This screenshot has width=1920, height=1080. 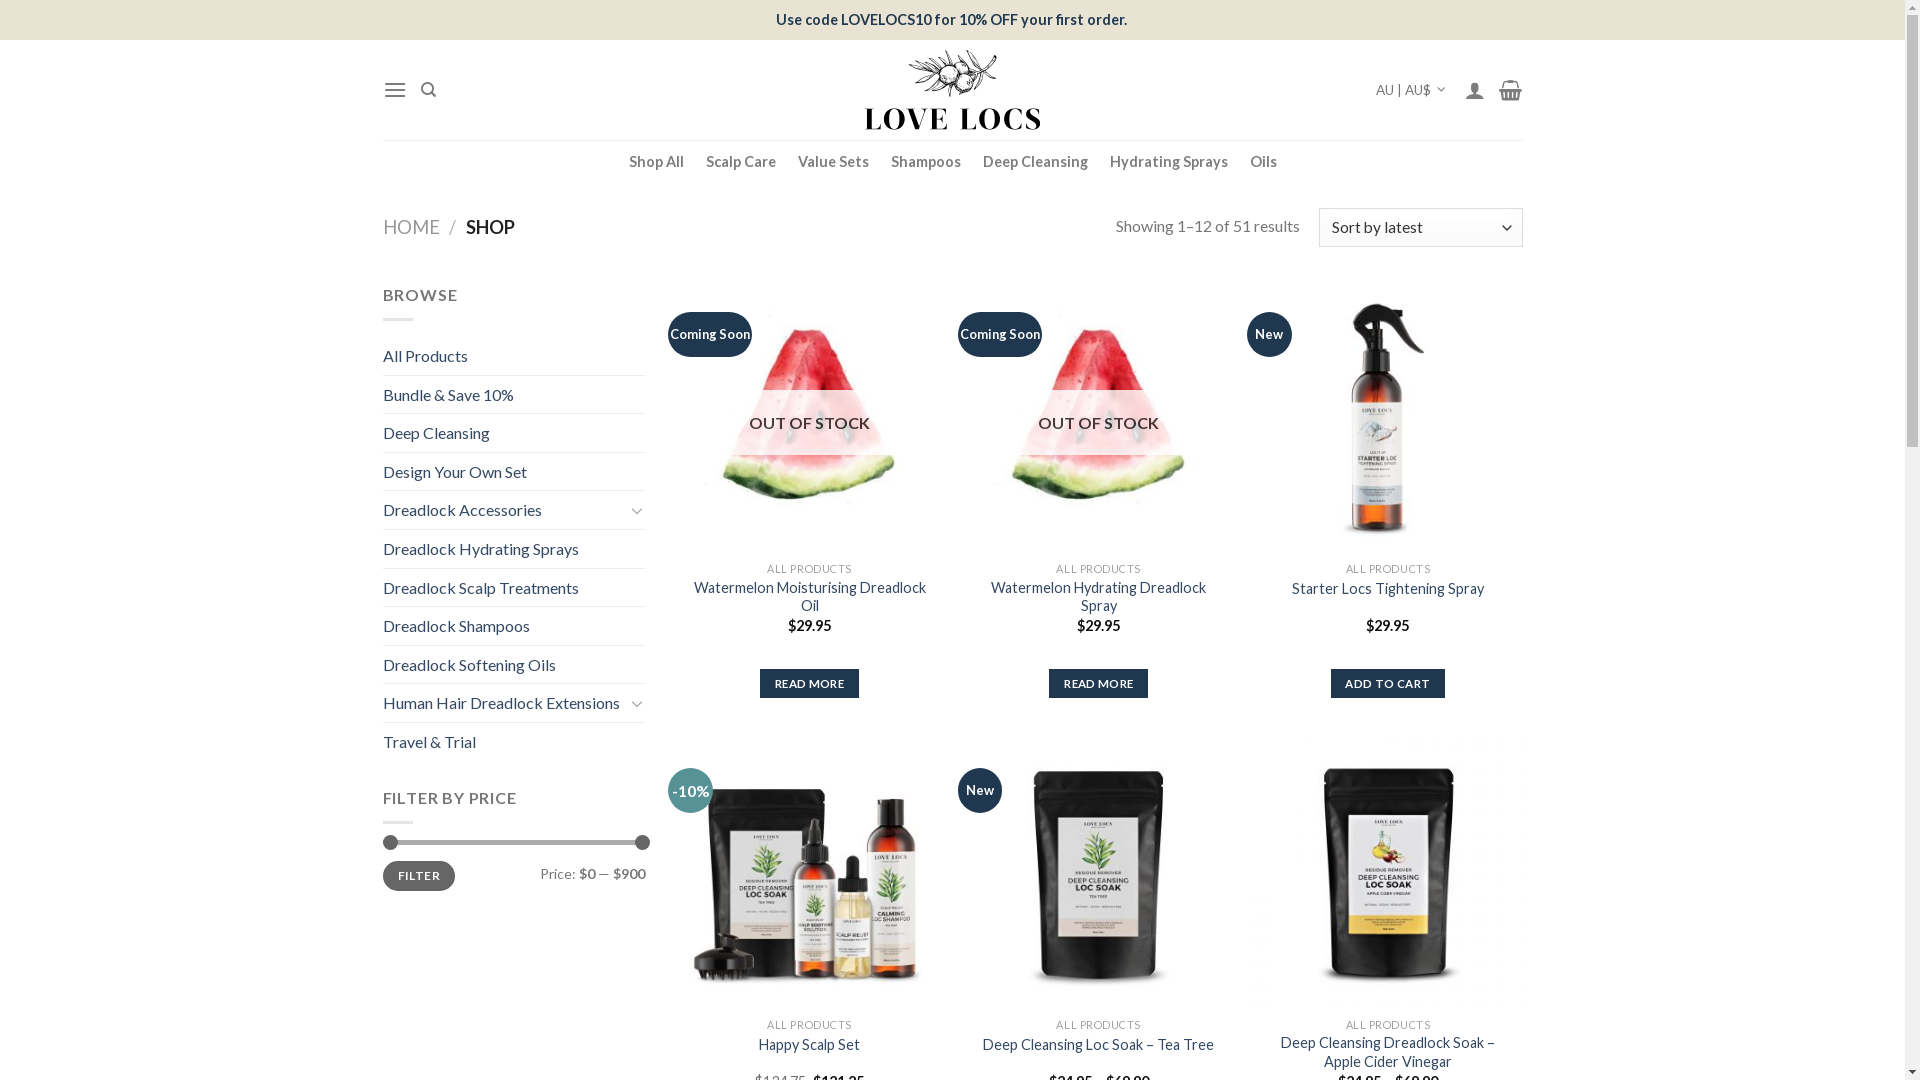 What do you see at coordinates (417, 875) in the screenshot?
I see `'FILTER'` at bounding box center [417, 875].